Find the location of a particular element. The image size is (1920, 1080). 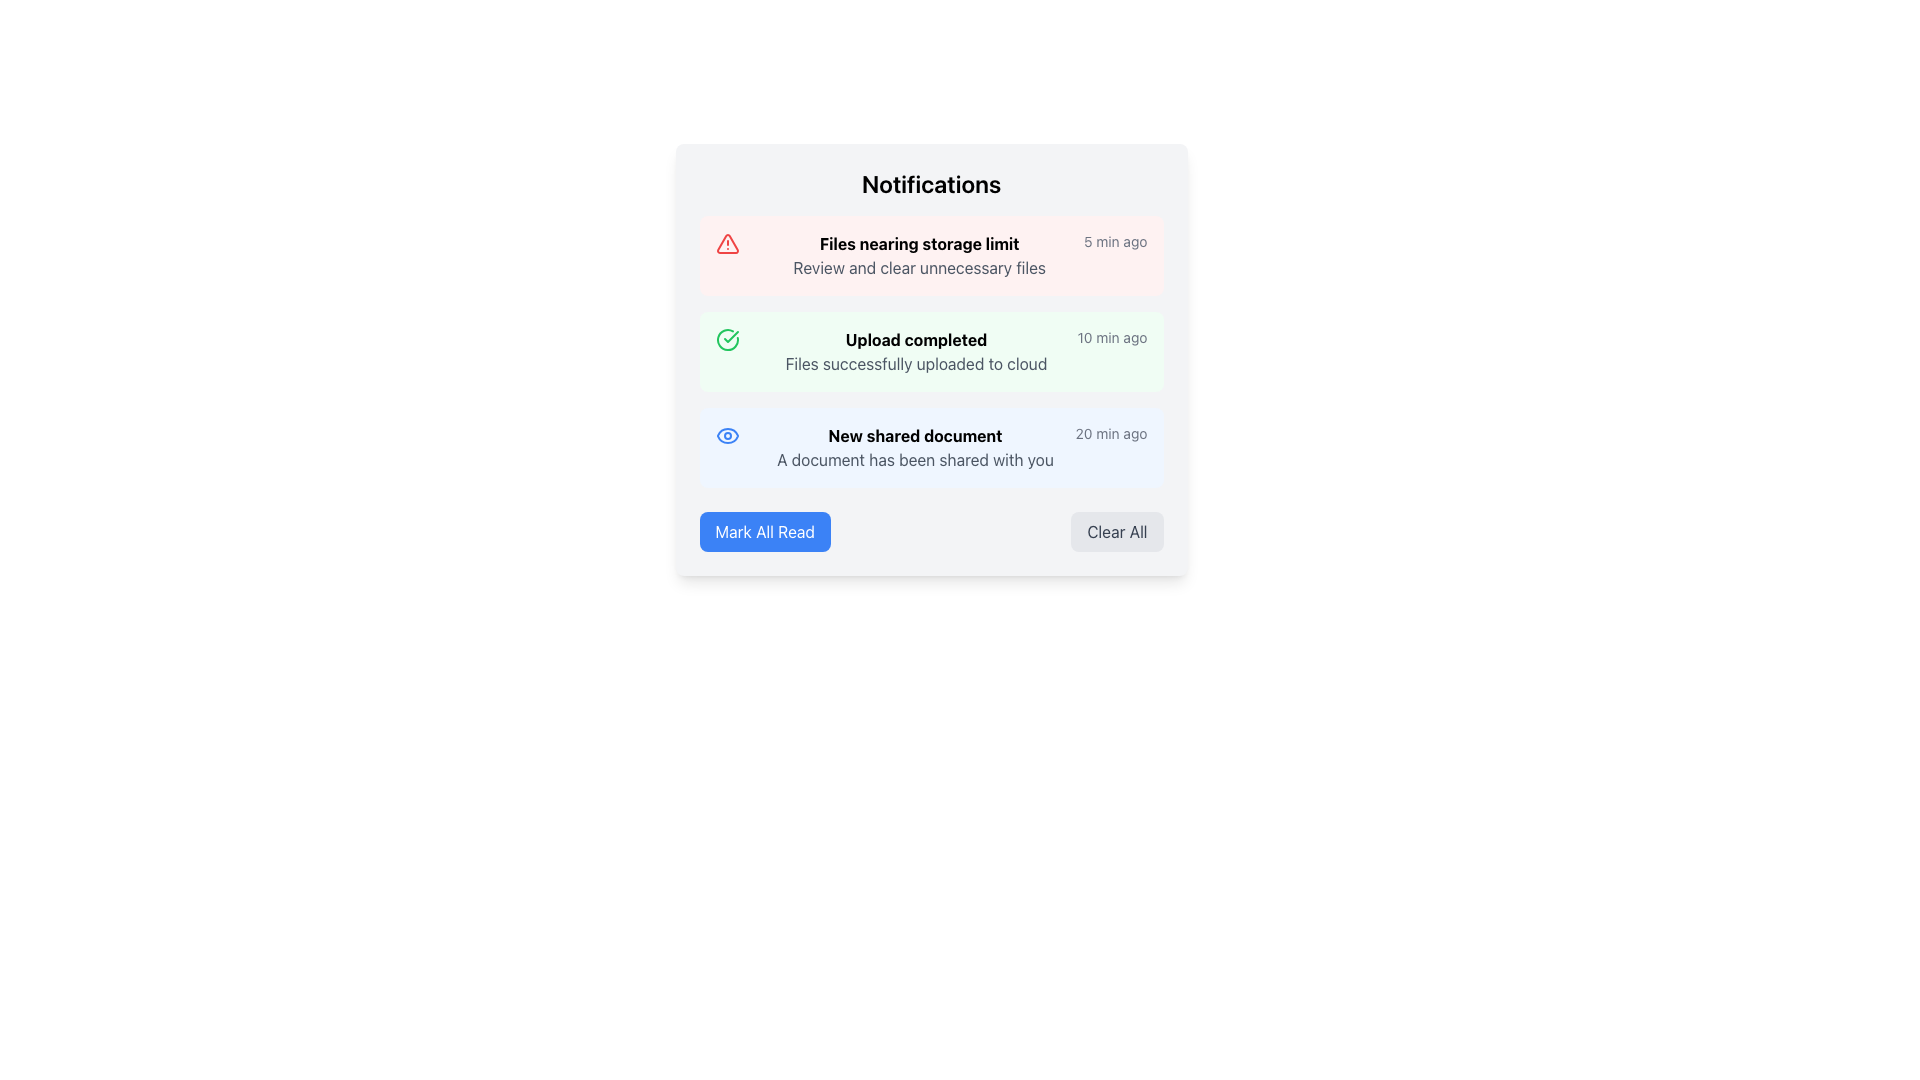

the timestamp text in the top-right corner of the second notification card is located at coordinates (1111, 337).